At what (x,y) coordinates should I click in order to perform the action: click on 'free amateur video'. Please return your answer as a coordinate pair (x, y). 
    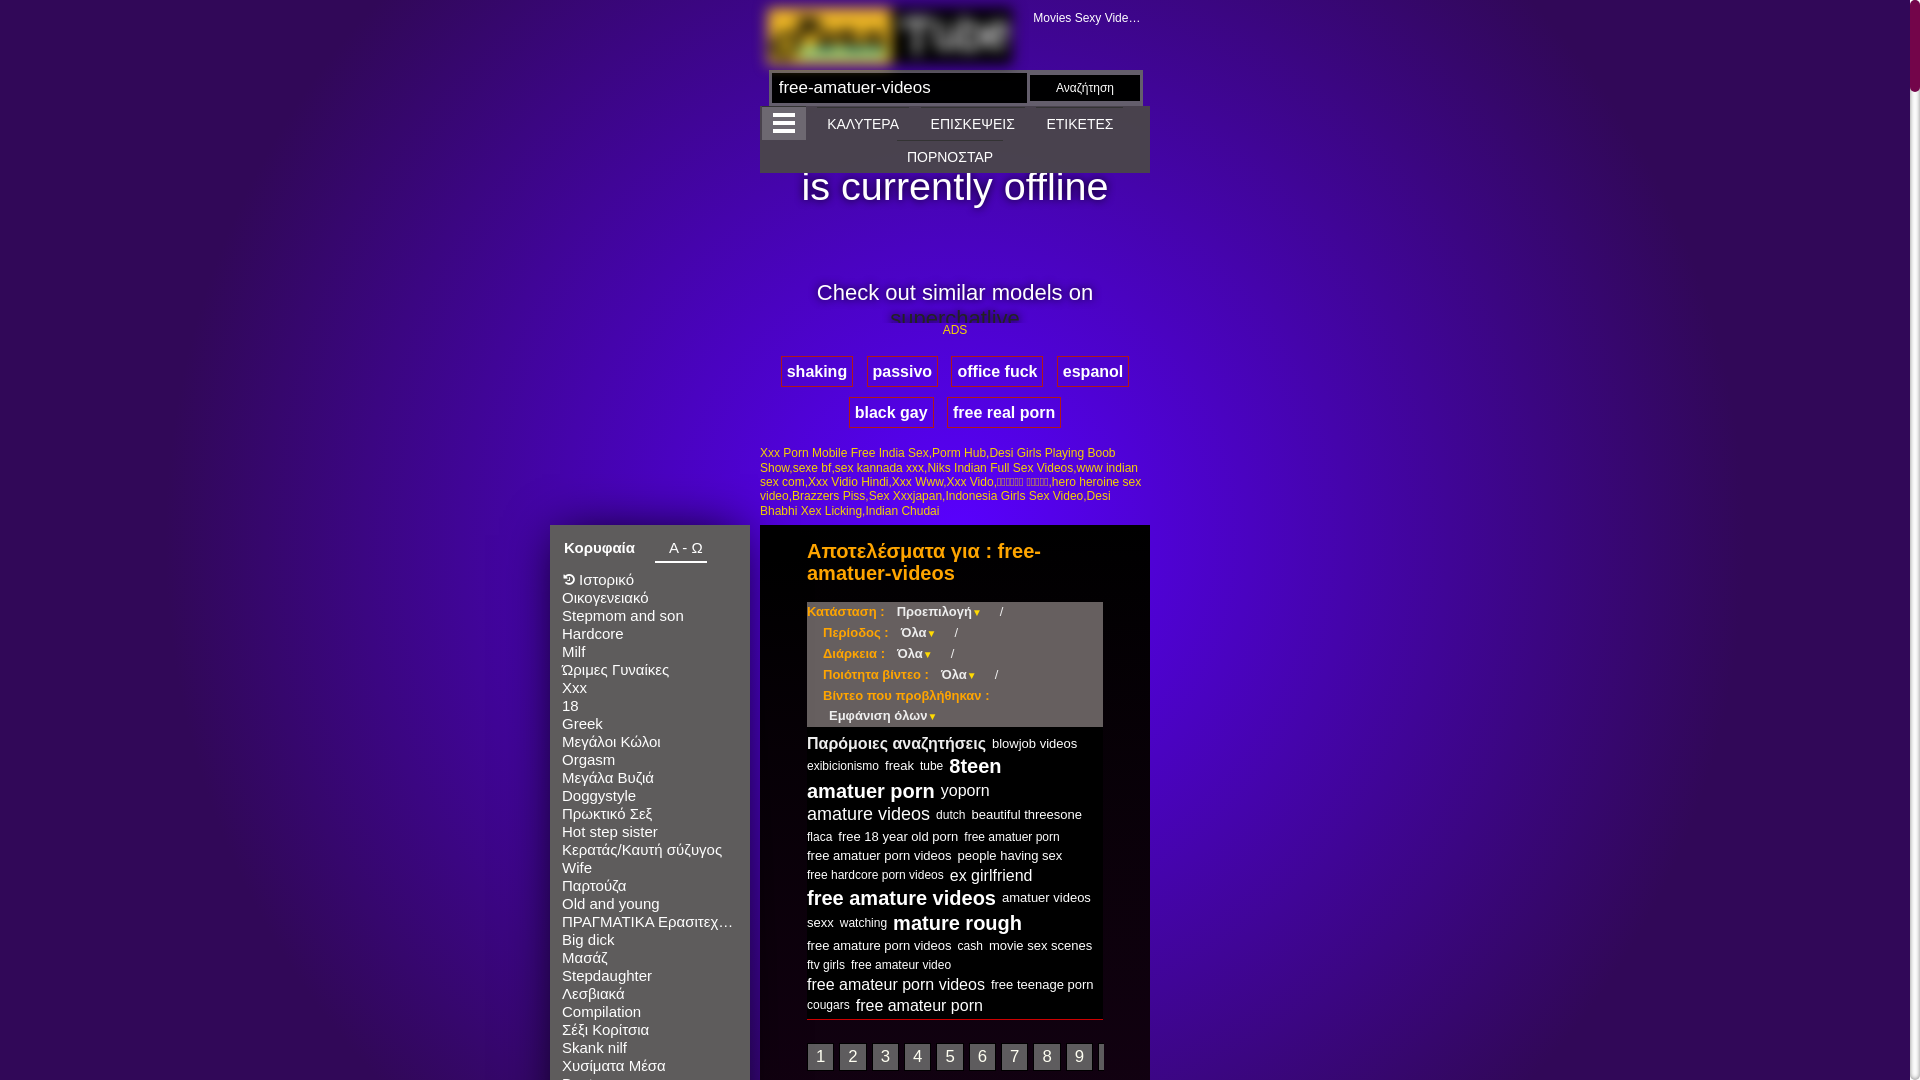
    Looking at the image, I should click on (900, 963).